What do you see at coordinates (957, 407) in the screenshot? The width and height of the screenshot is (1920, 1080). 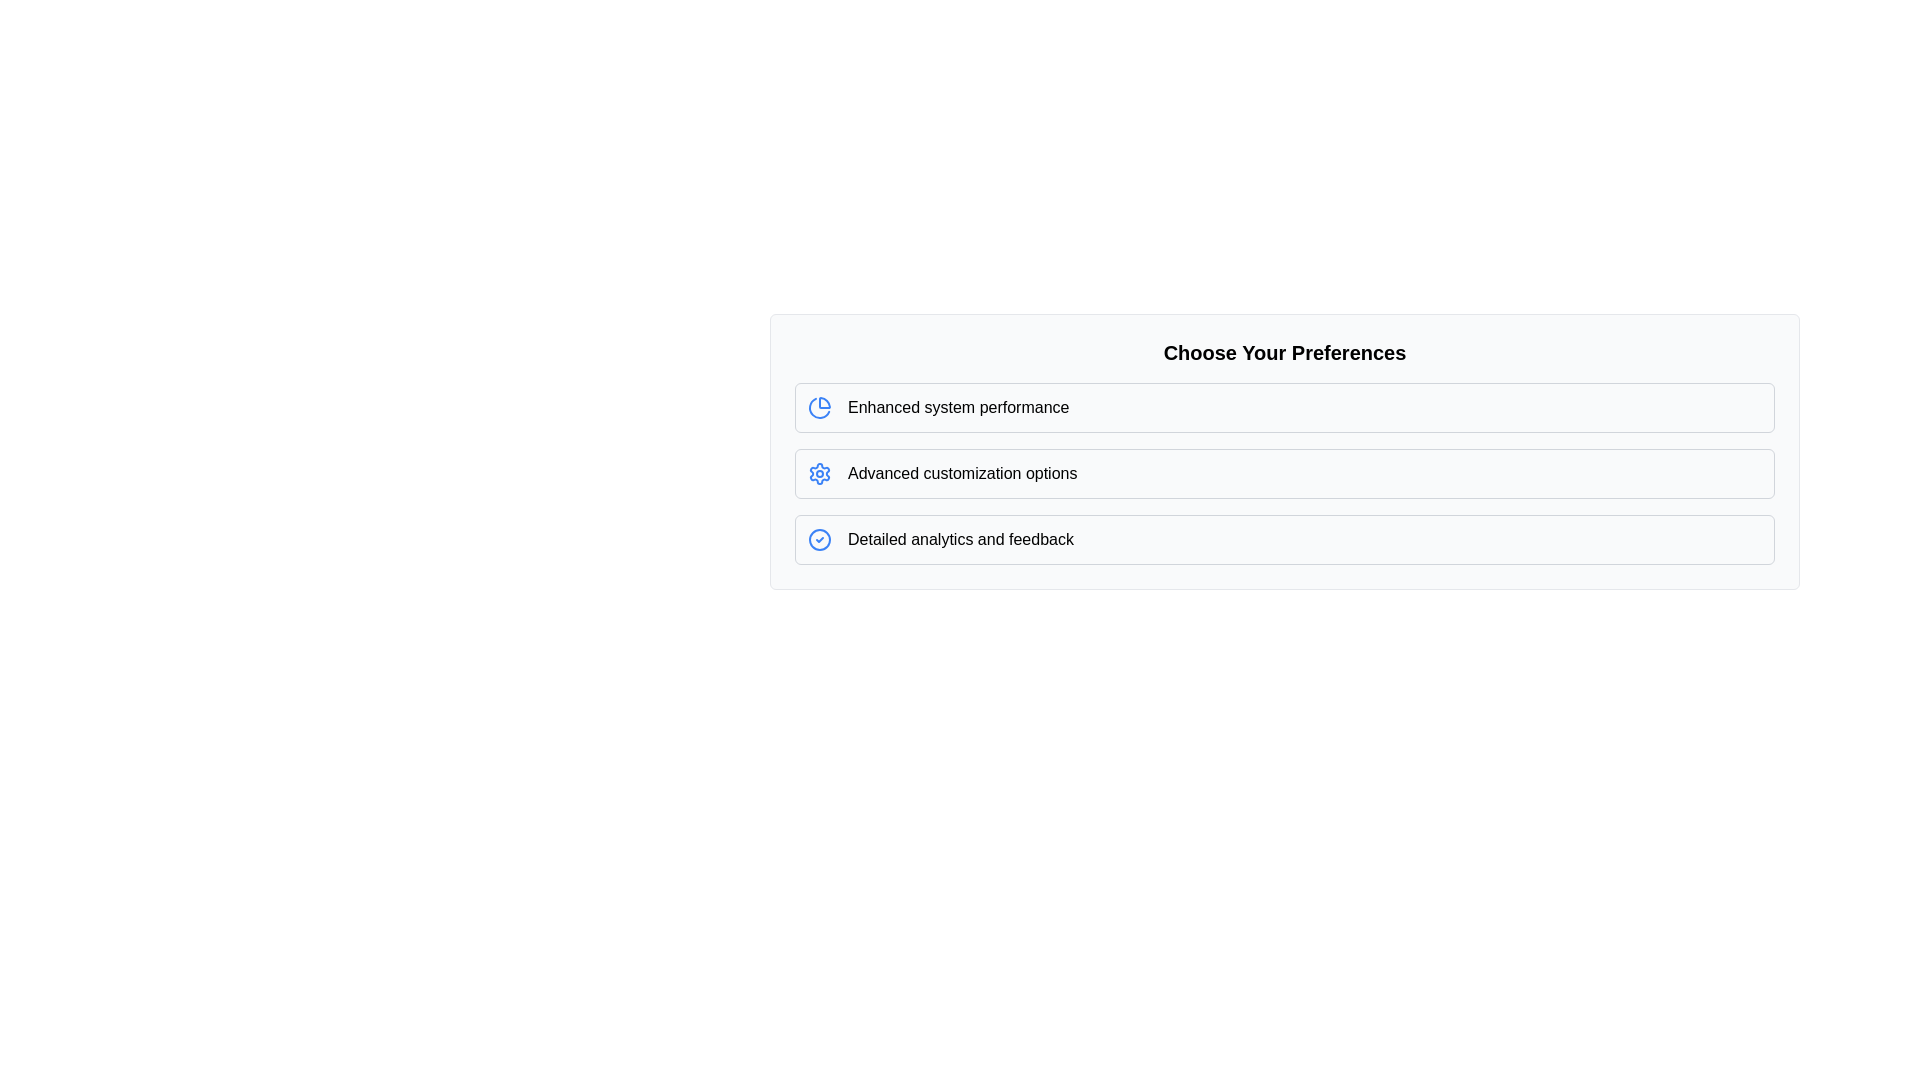 I see `the text label that reads 'Enhanced system performance' located in the first row of the 'Choose Your Preferences' section` at bounding box center [957, 407].